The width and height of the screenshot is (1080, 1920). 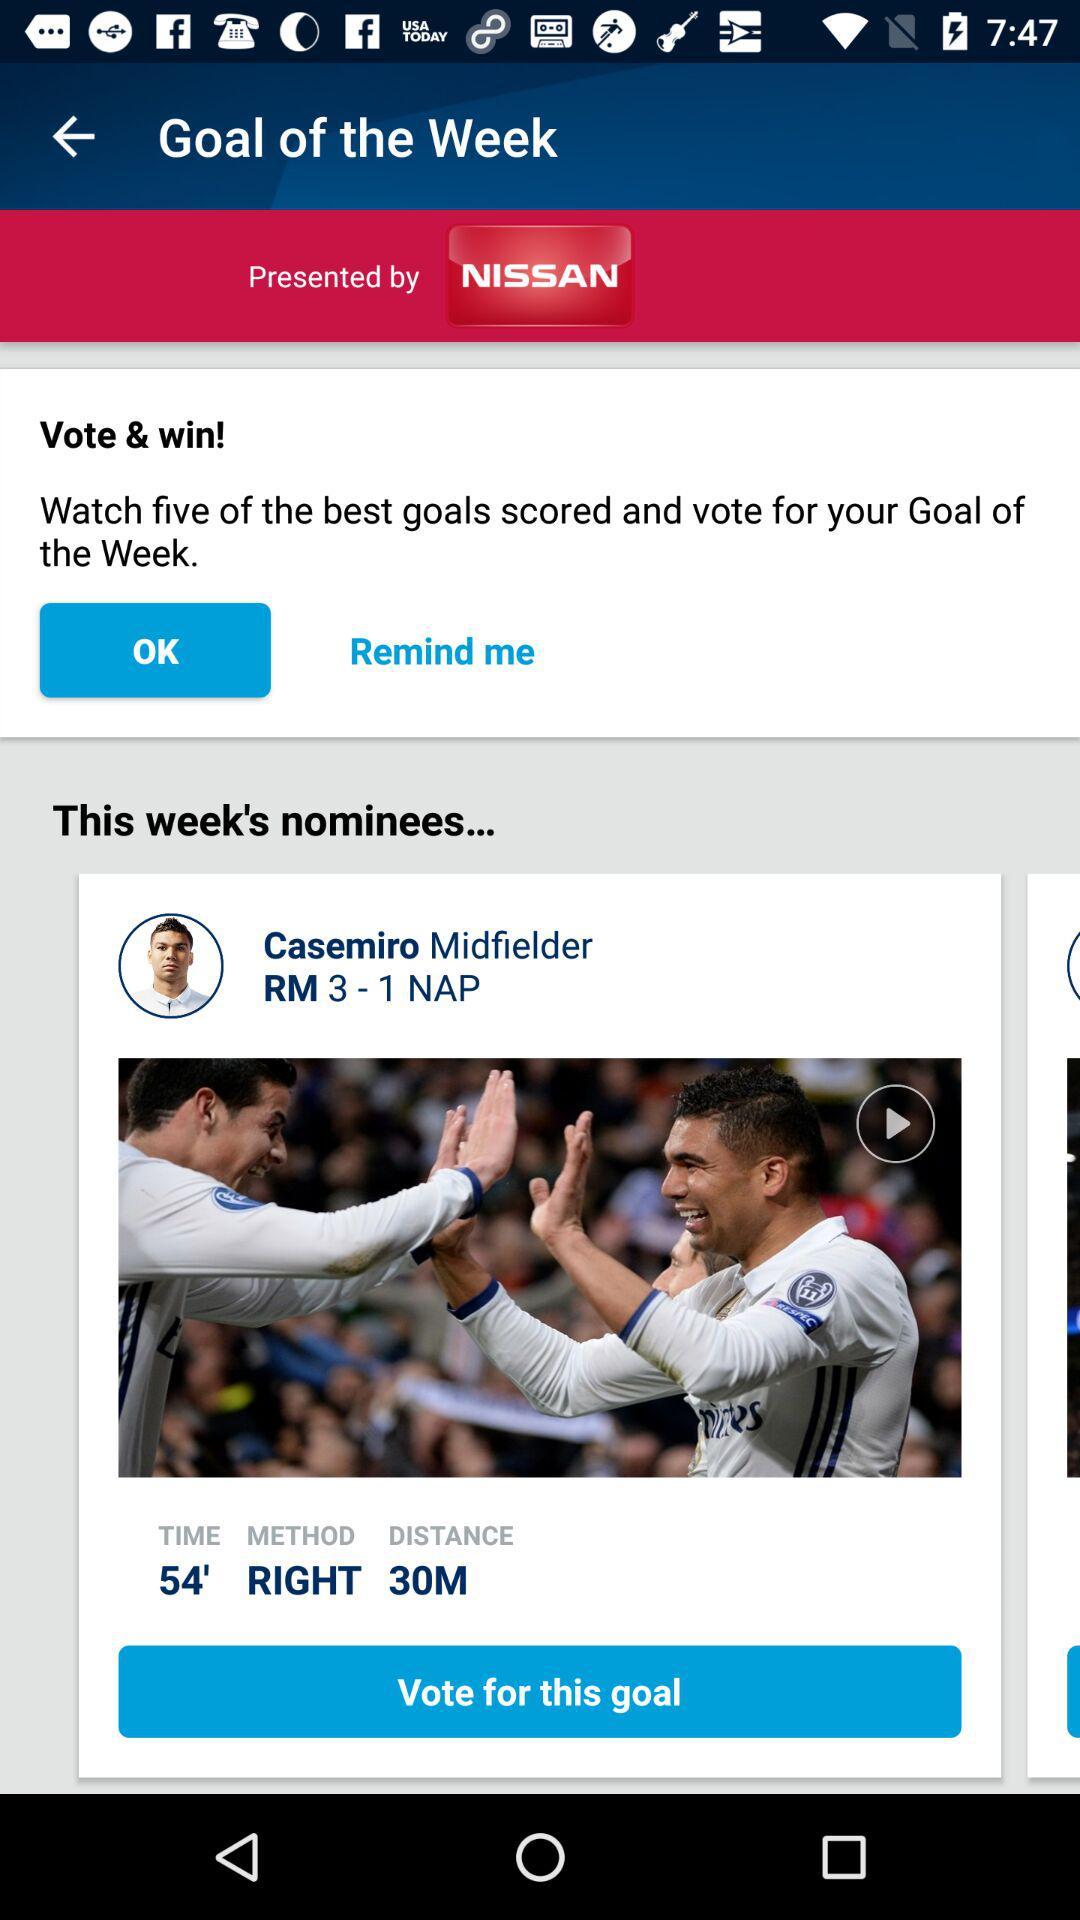 What do you see at coordinates (441, 650) in the screenshot?
I see `icon above the this week s item` at bounding box center [441, 650].